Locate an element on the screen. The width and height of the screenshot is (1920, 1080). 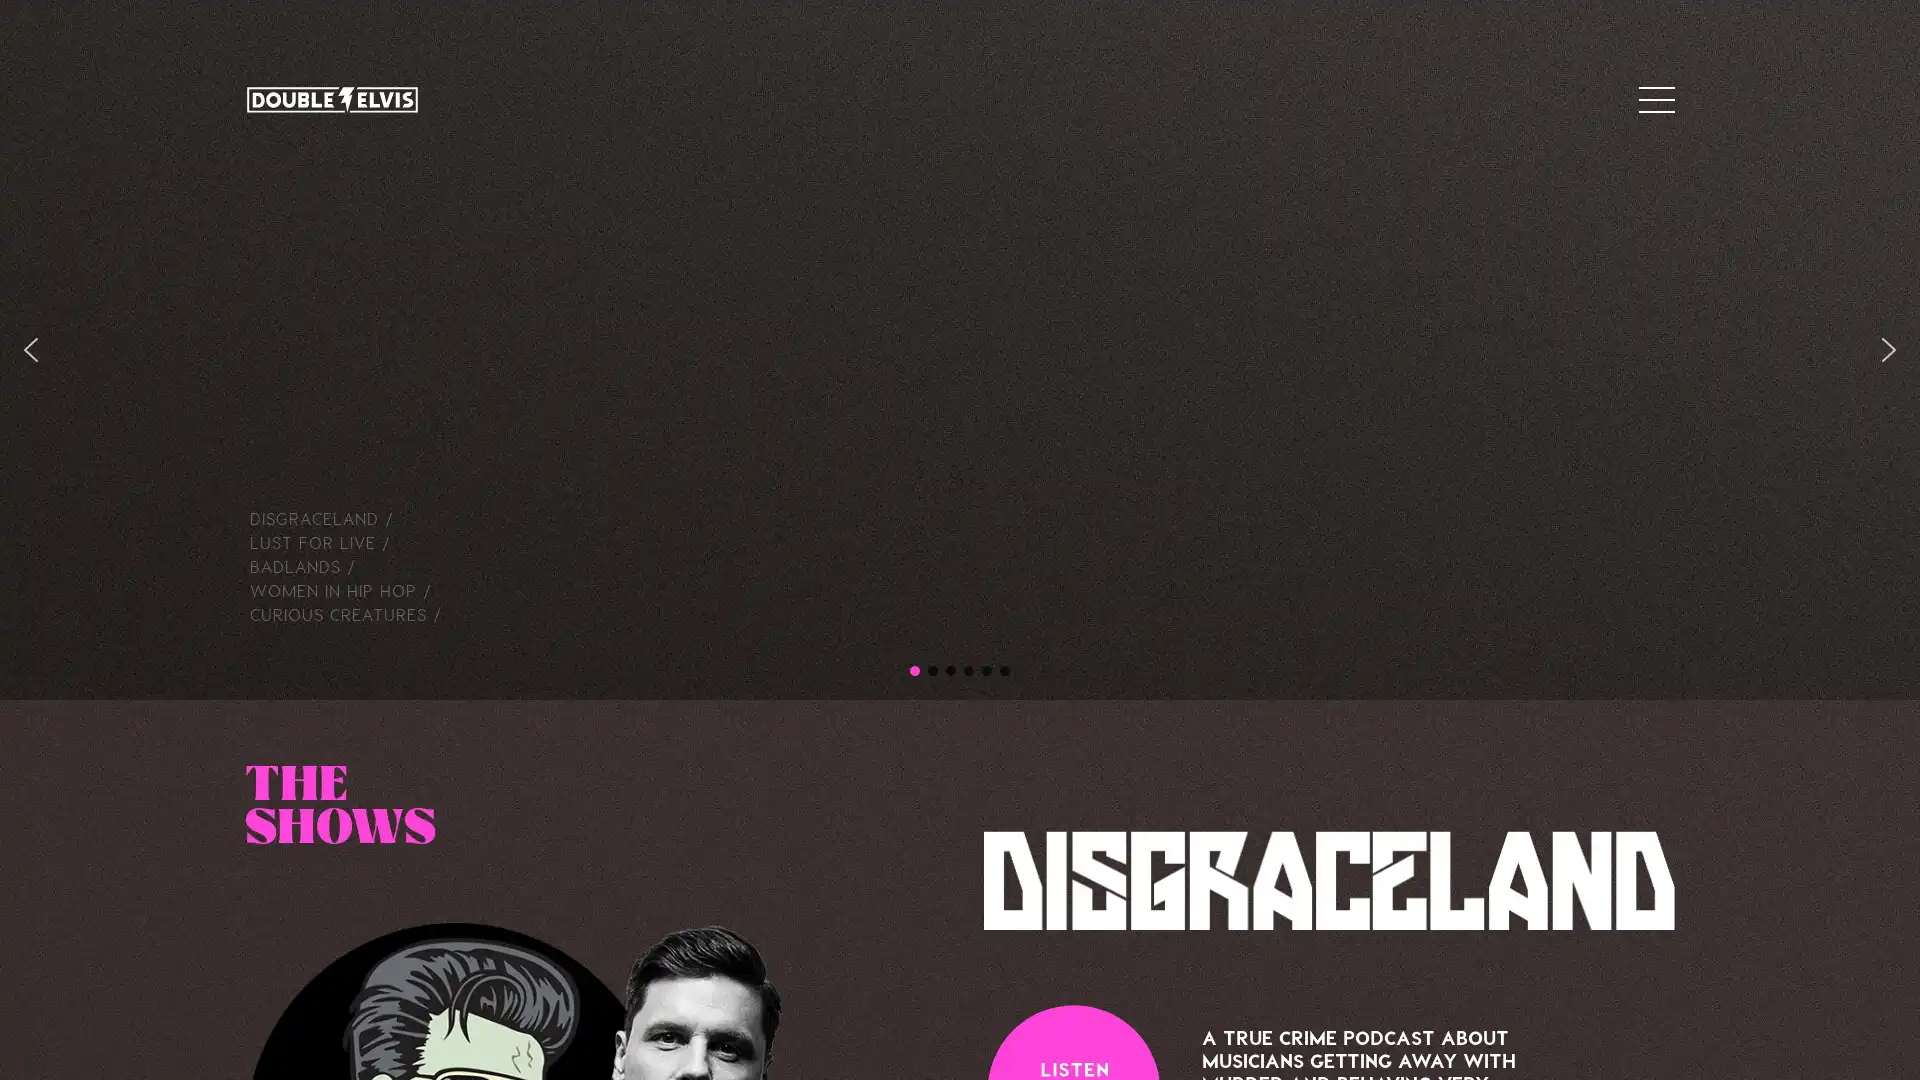
SUBSCRIBE is located at coordinates (960, 688).